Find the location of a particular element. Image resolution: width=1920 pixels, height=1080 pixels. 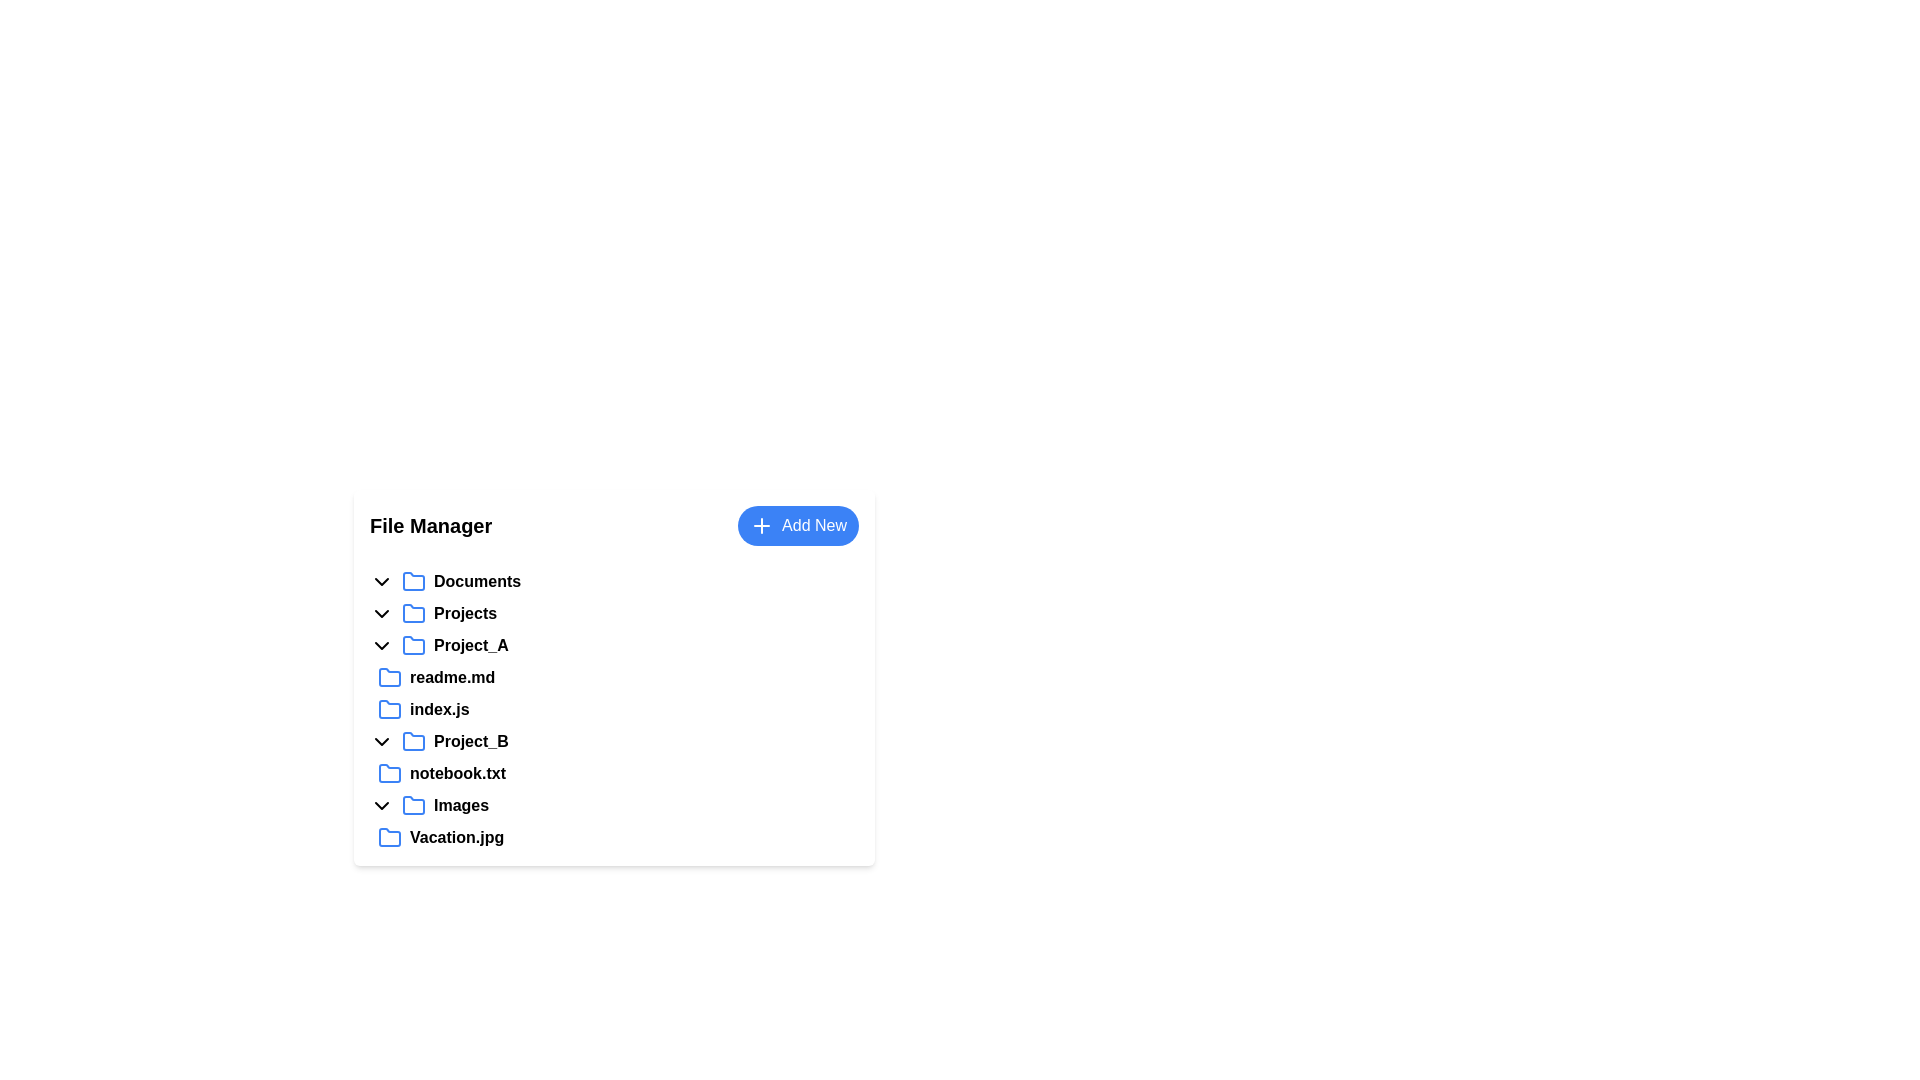

the 'Project_B' collapsible folder item in the file manager interface is located at coordinates (613, 741).